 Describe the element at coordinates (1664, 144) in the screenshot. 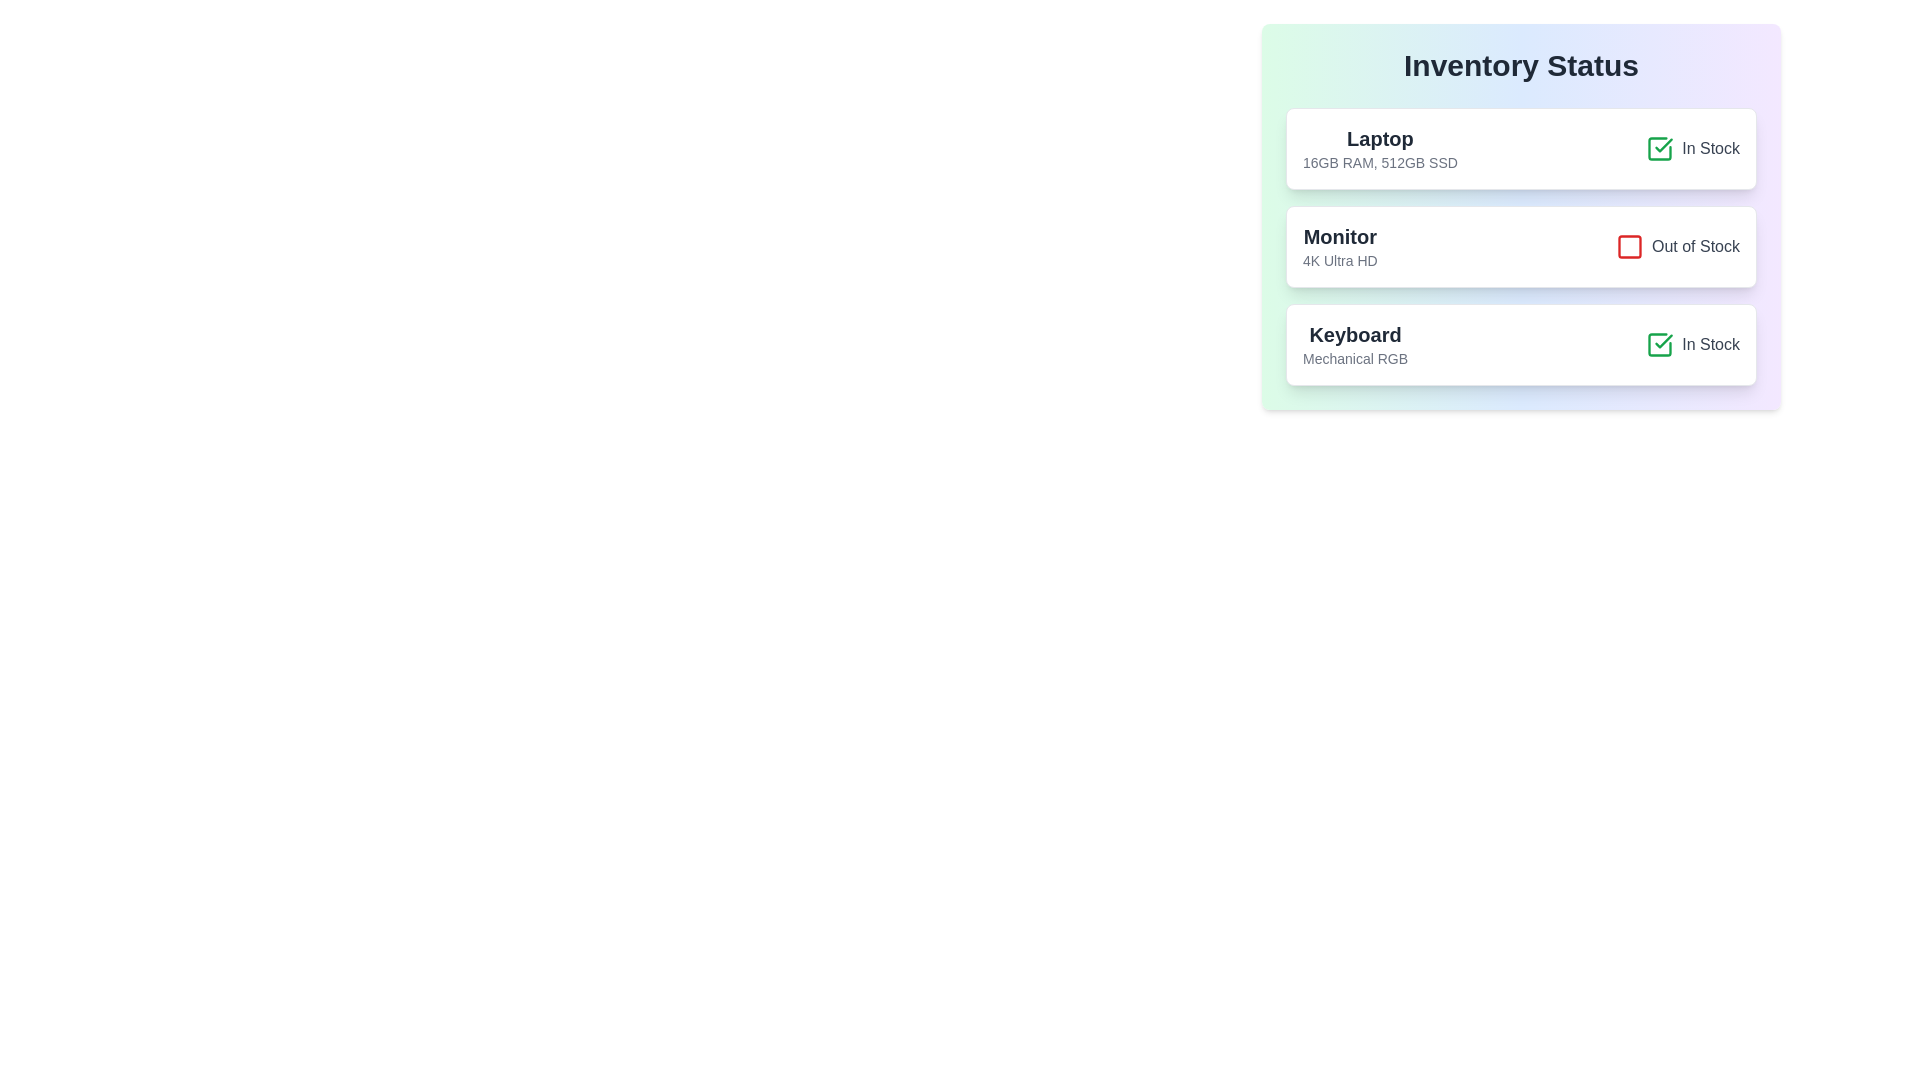

I see `the checkmark icon indicating the stock status of the 'Keyboard' item, which is located in the third row of the inventory list, aligned to the right of the 'In Stock' label` at that location.